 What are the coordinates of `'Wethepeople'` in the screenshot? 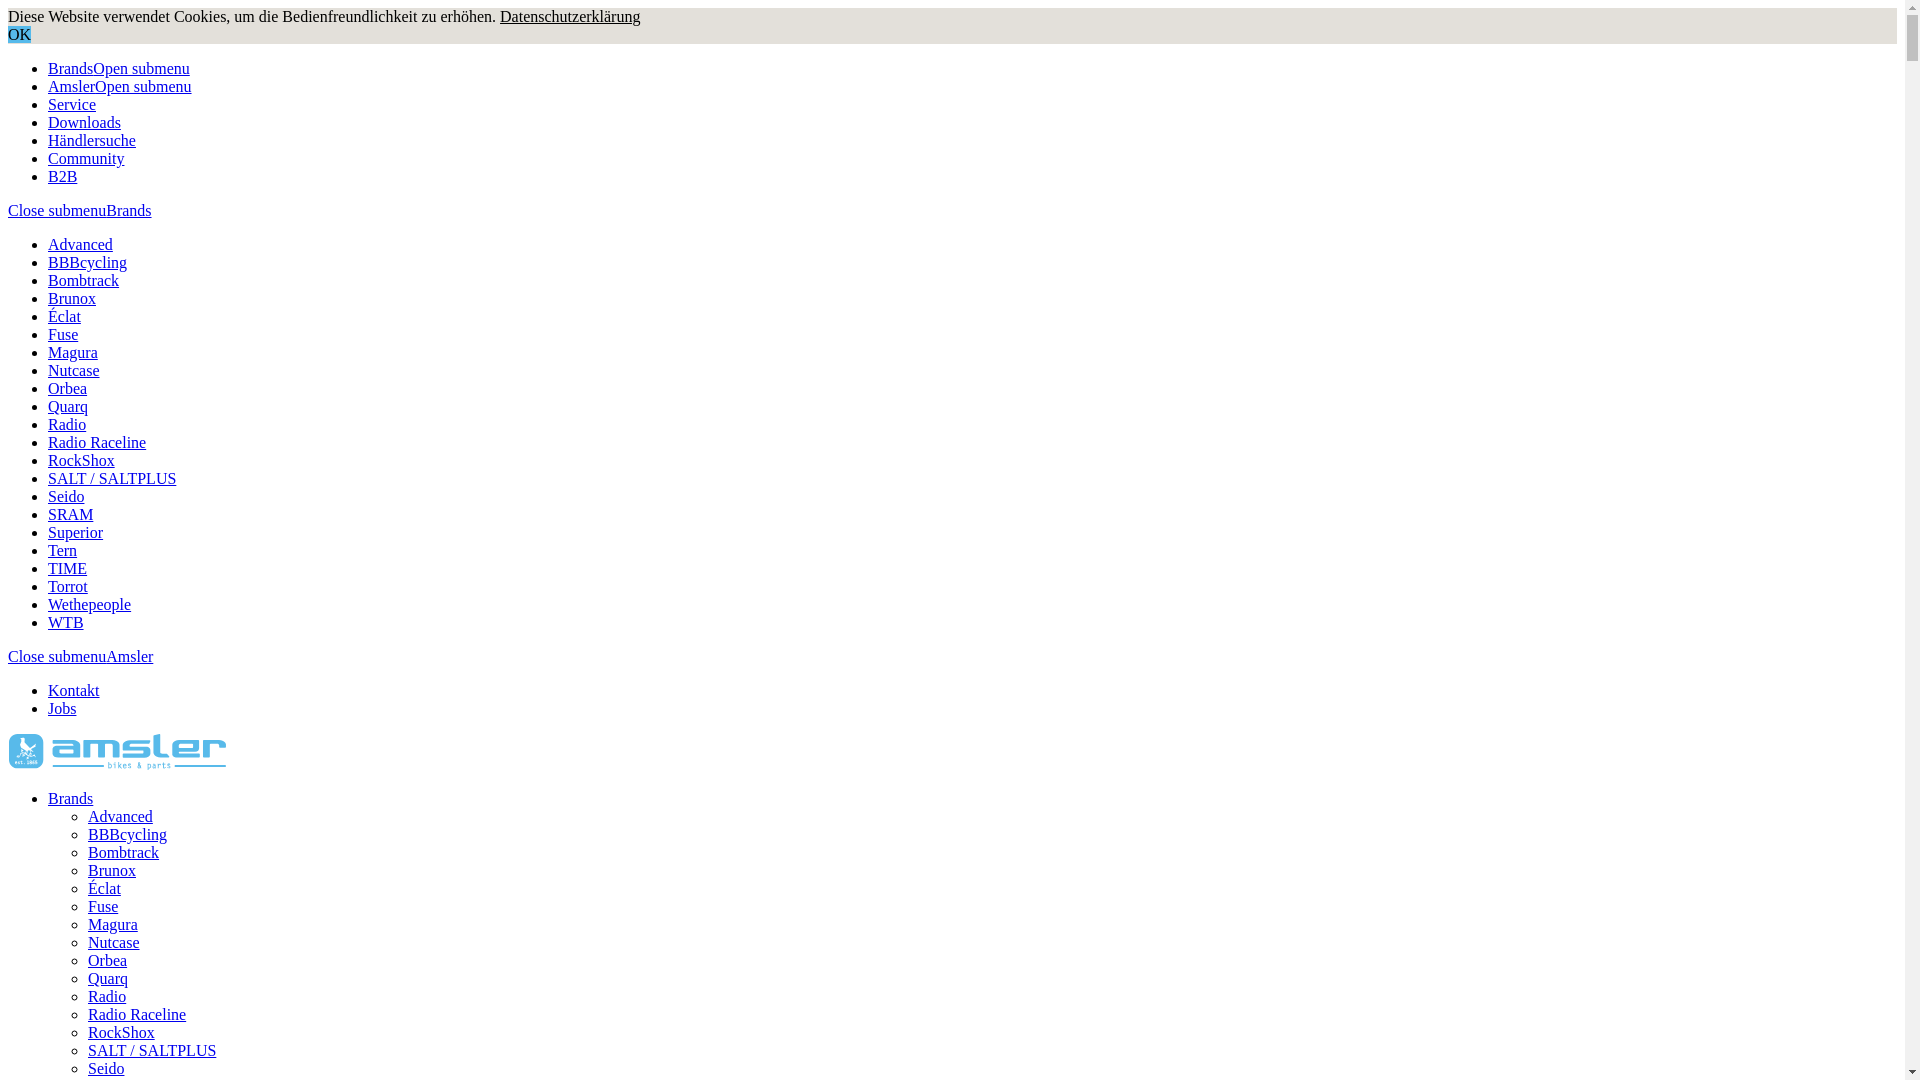 It's located at (88, 603).